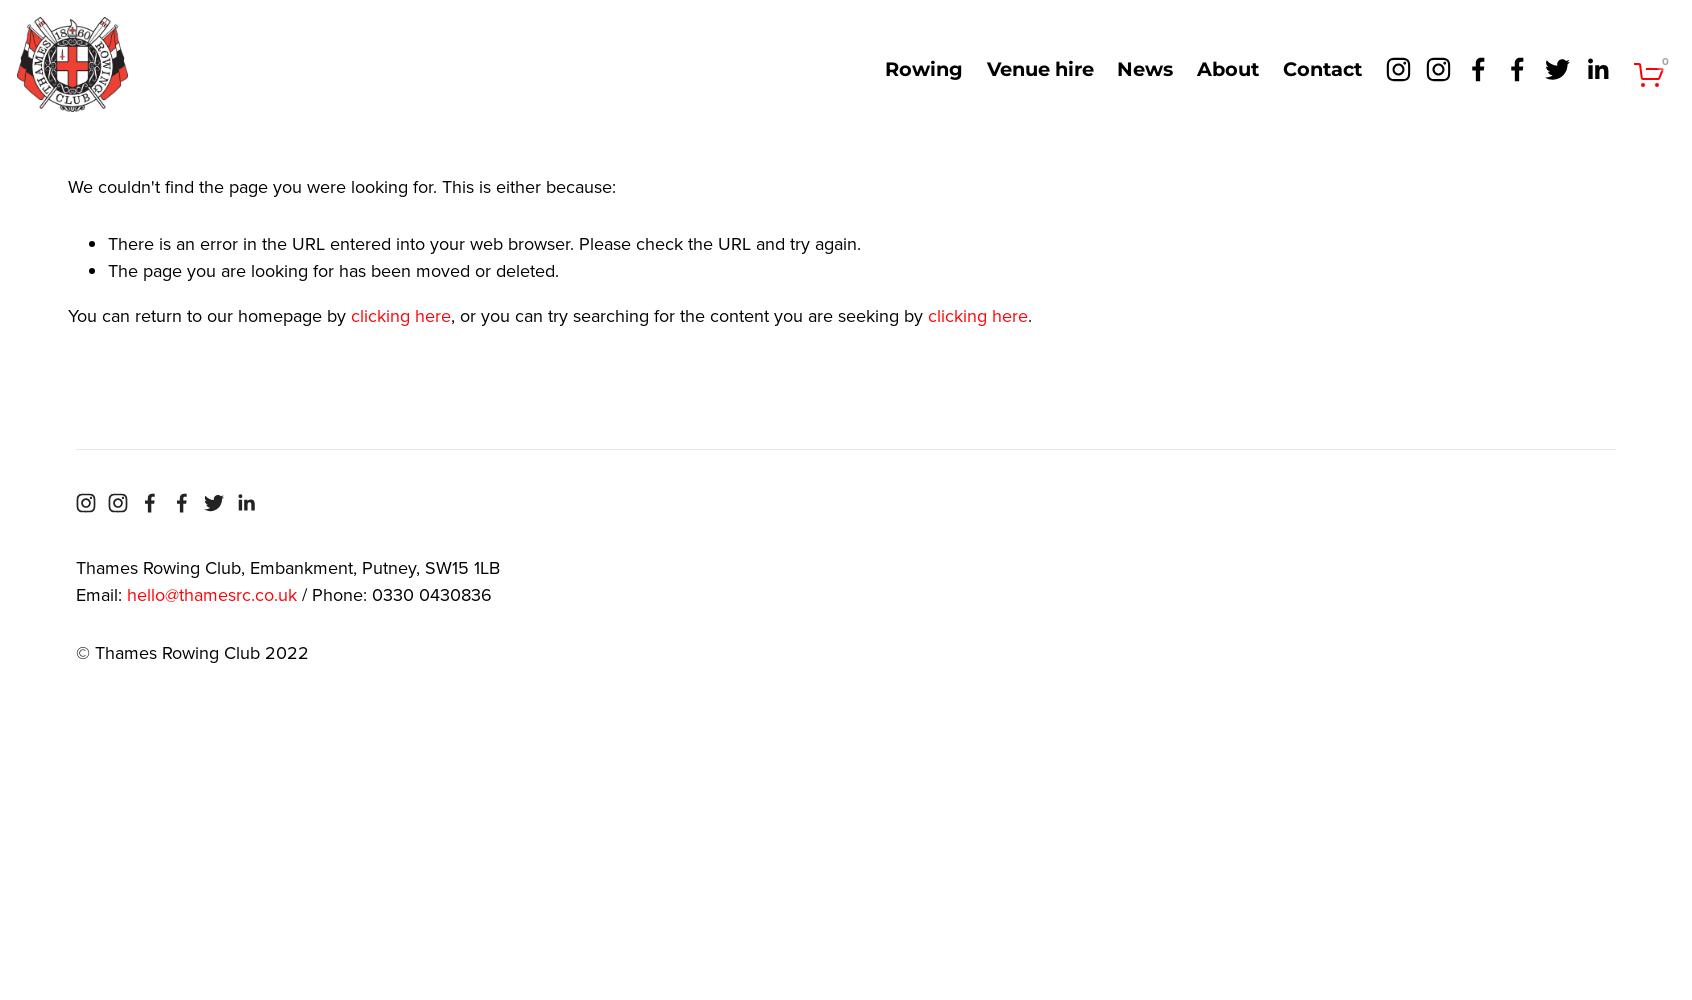 This screenshot has width=1692, height=1000. Describe the element at coordinates (394, 594) in the screenshot. I see `'/ Phone: 0330 0430836'` at that location.